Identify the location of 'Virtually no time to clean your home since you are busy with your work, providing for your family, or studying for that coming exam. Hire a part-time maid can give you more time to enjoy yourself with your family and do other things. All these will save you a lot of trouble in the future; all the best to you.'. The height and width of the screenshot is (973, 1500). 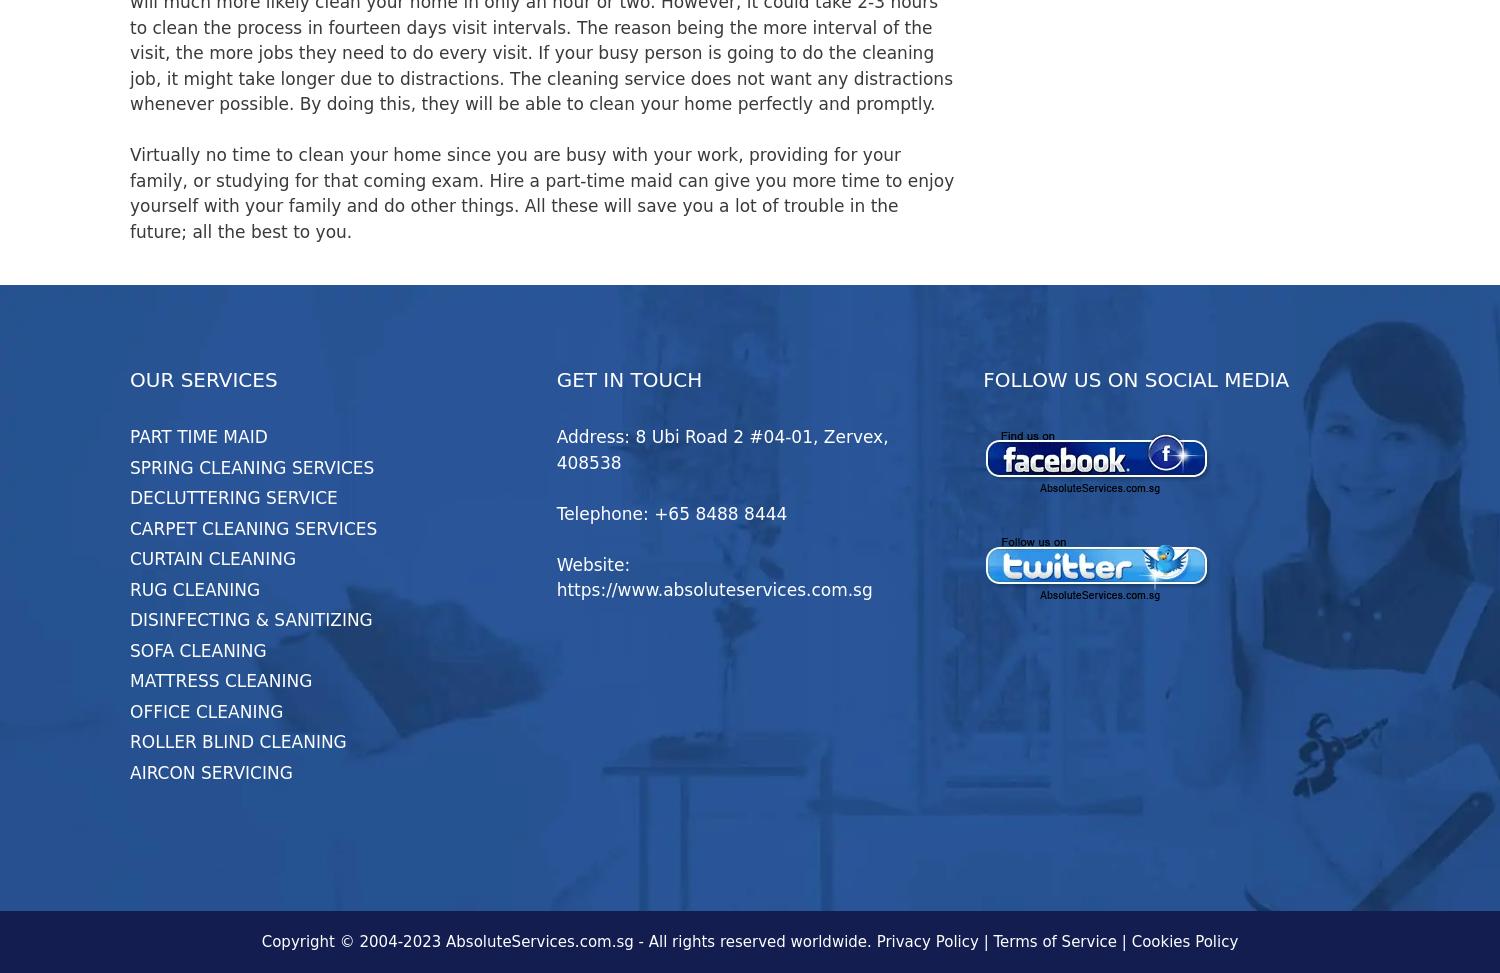
(541, 193).